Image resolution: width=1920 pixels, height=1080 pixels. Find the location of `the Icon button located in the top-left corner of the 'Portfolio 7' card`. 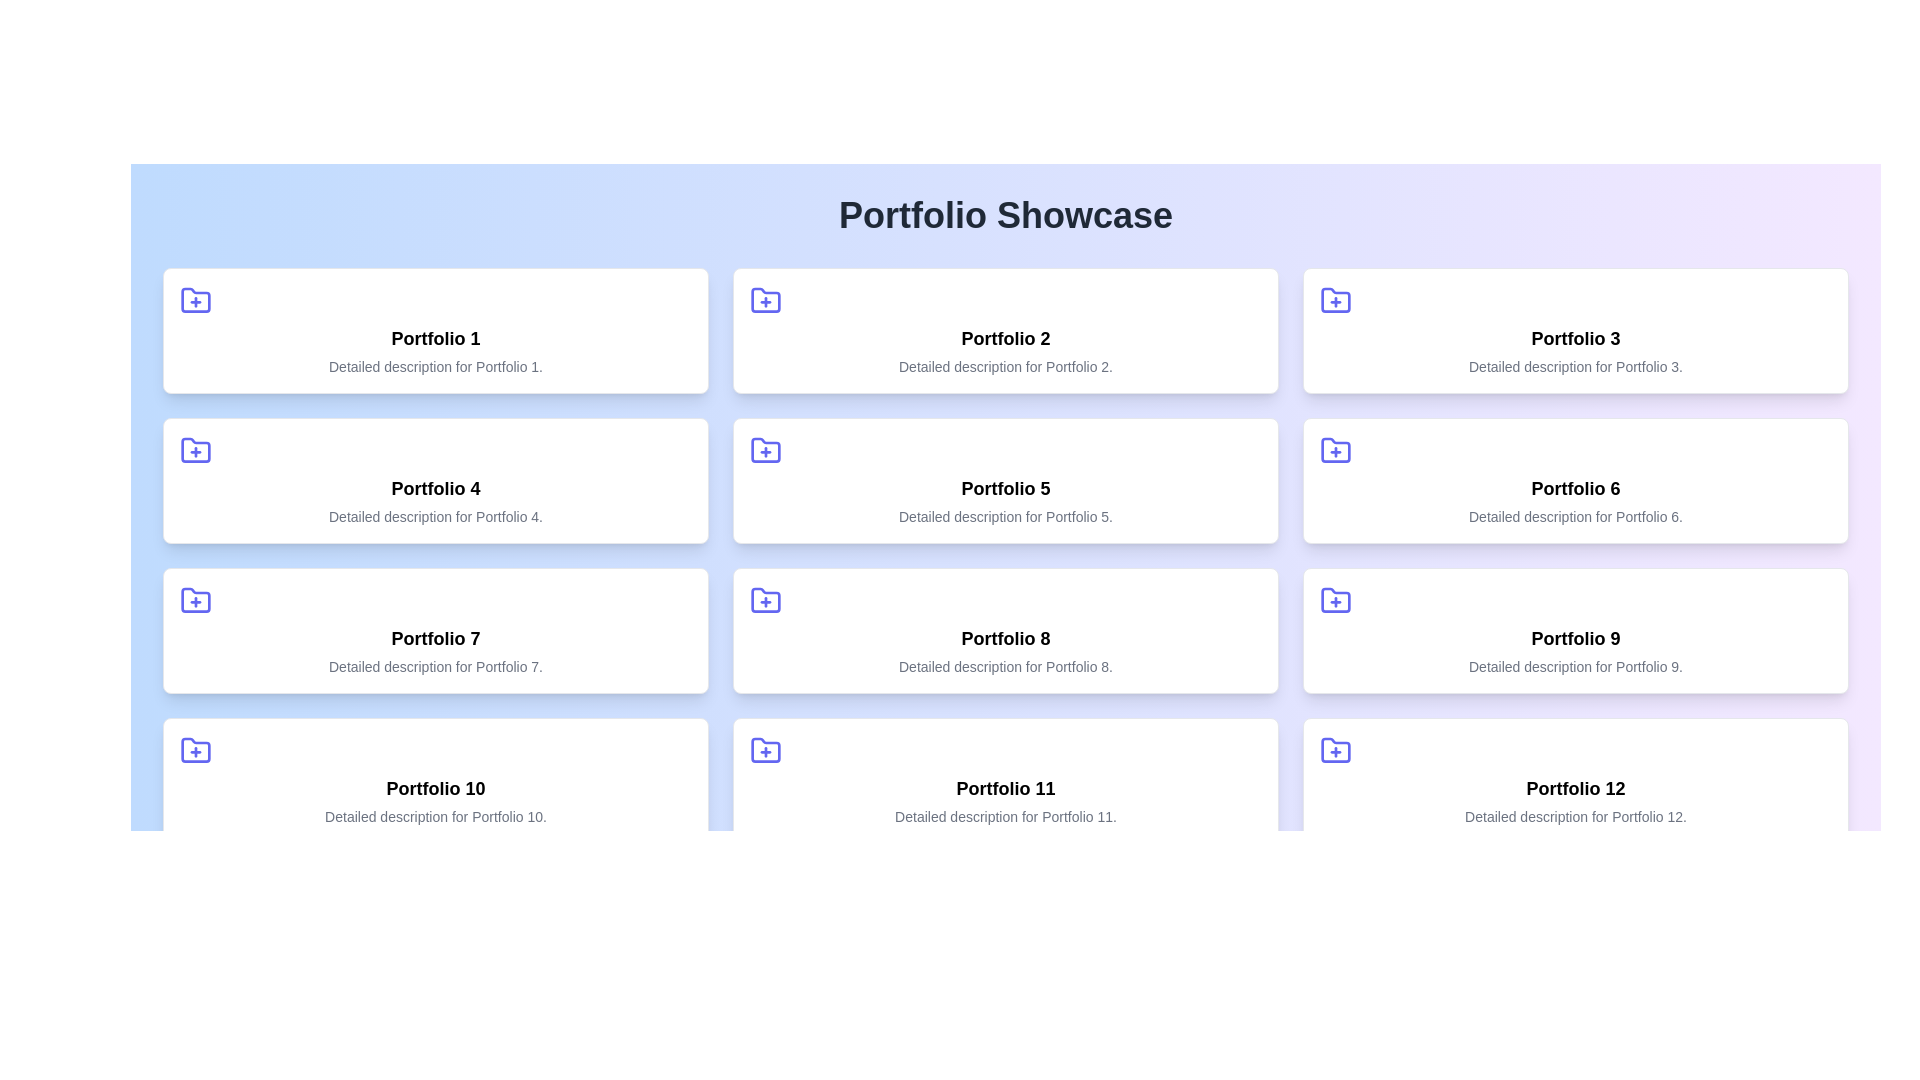

the Icon button located in the top-left corner of the 'Portfolio 7' card is located at coordinates (196, 599).